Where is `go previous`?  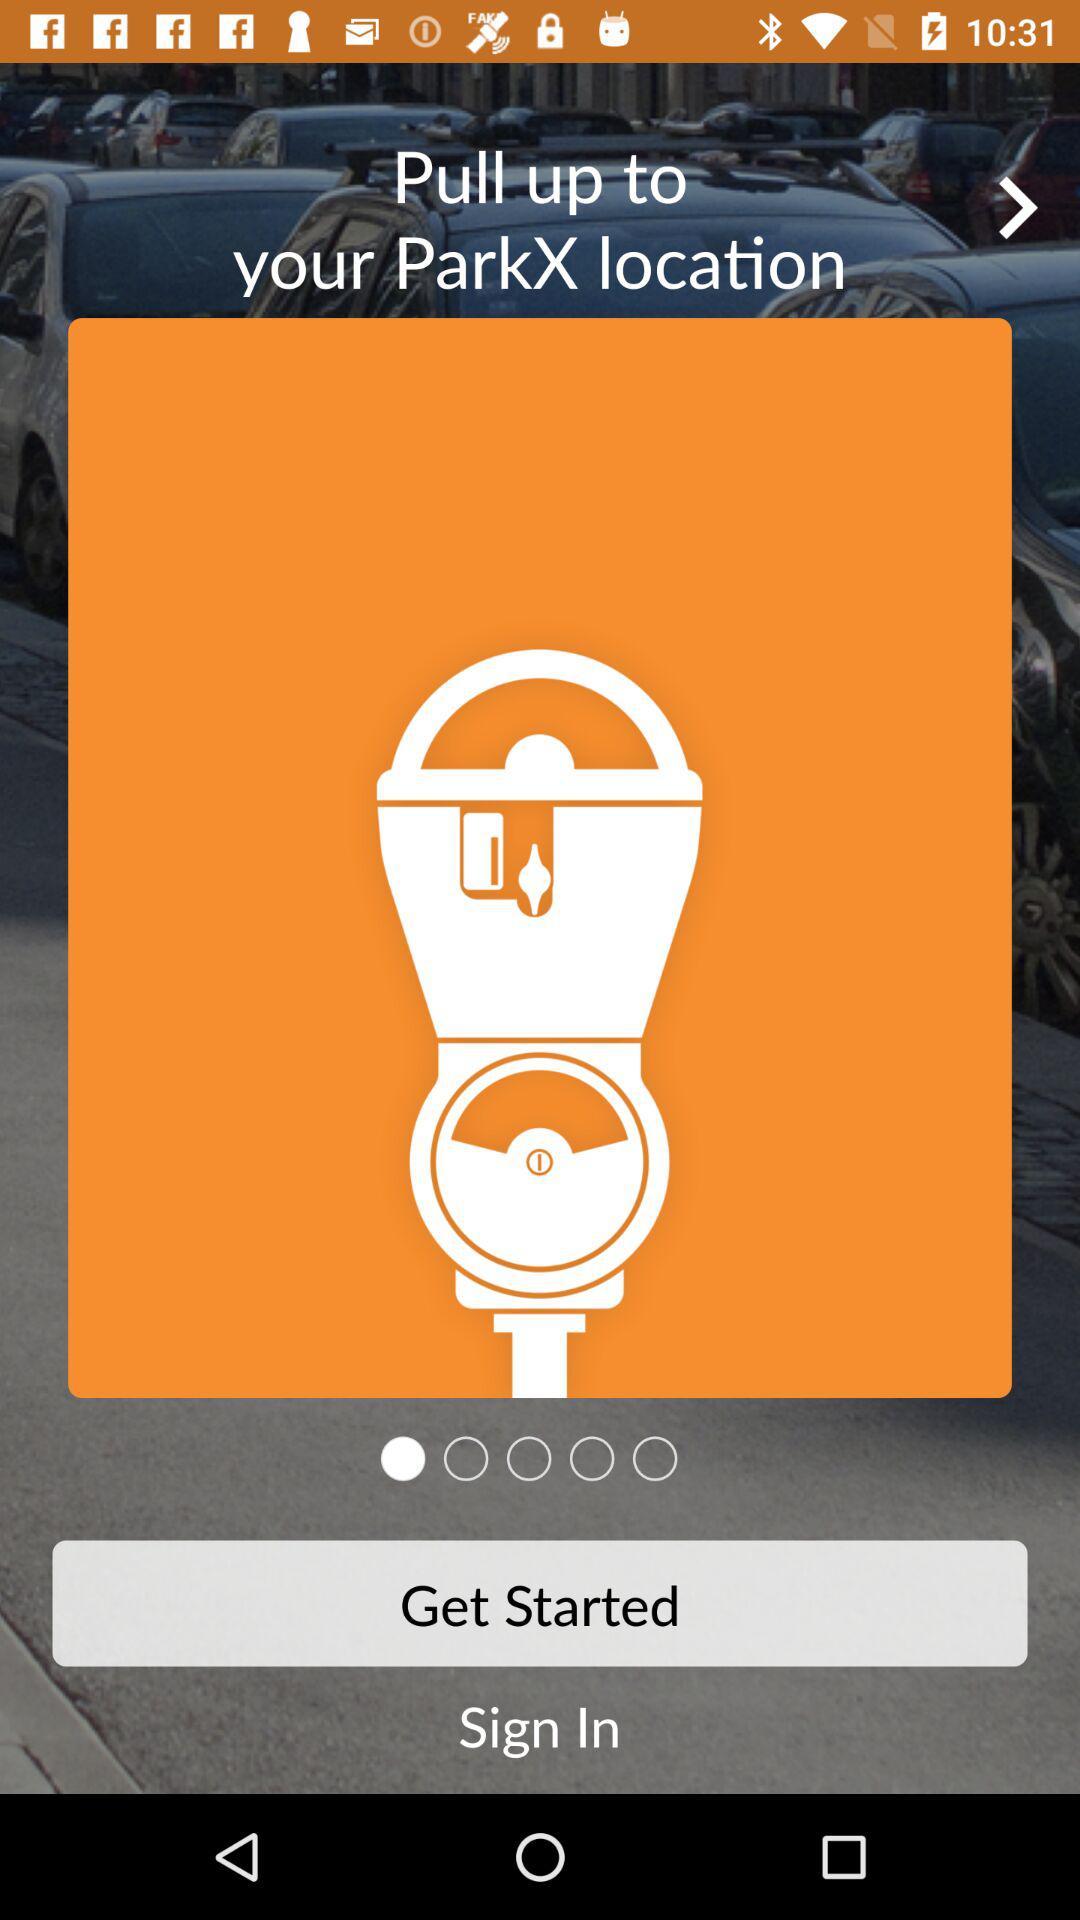 go previous is located at coordinates (1017, 207).